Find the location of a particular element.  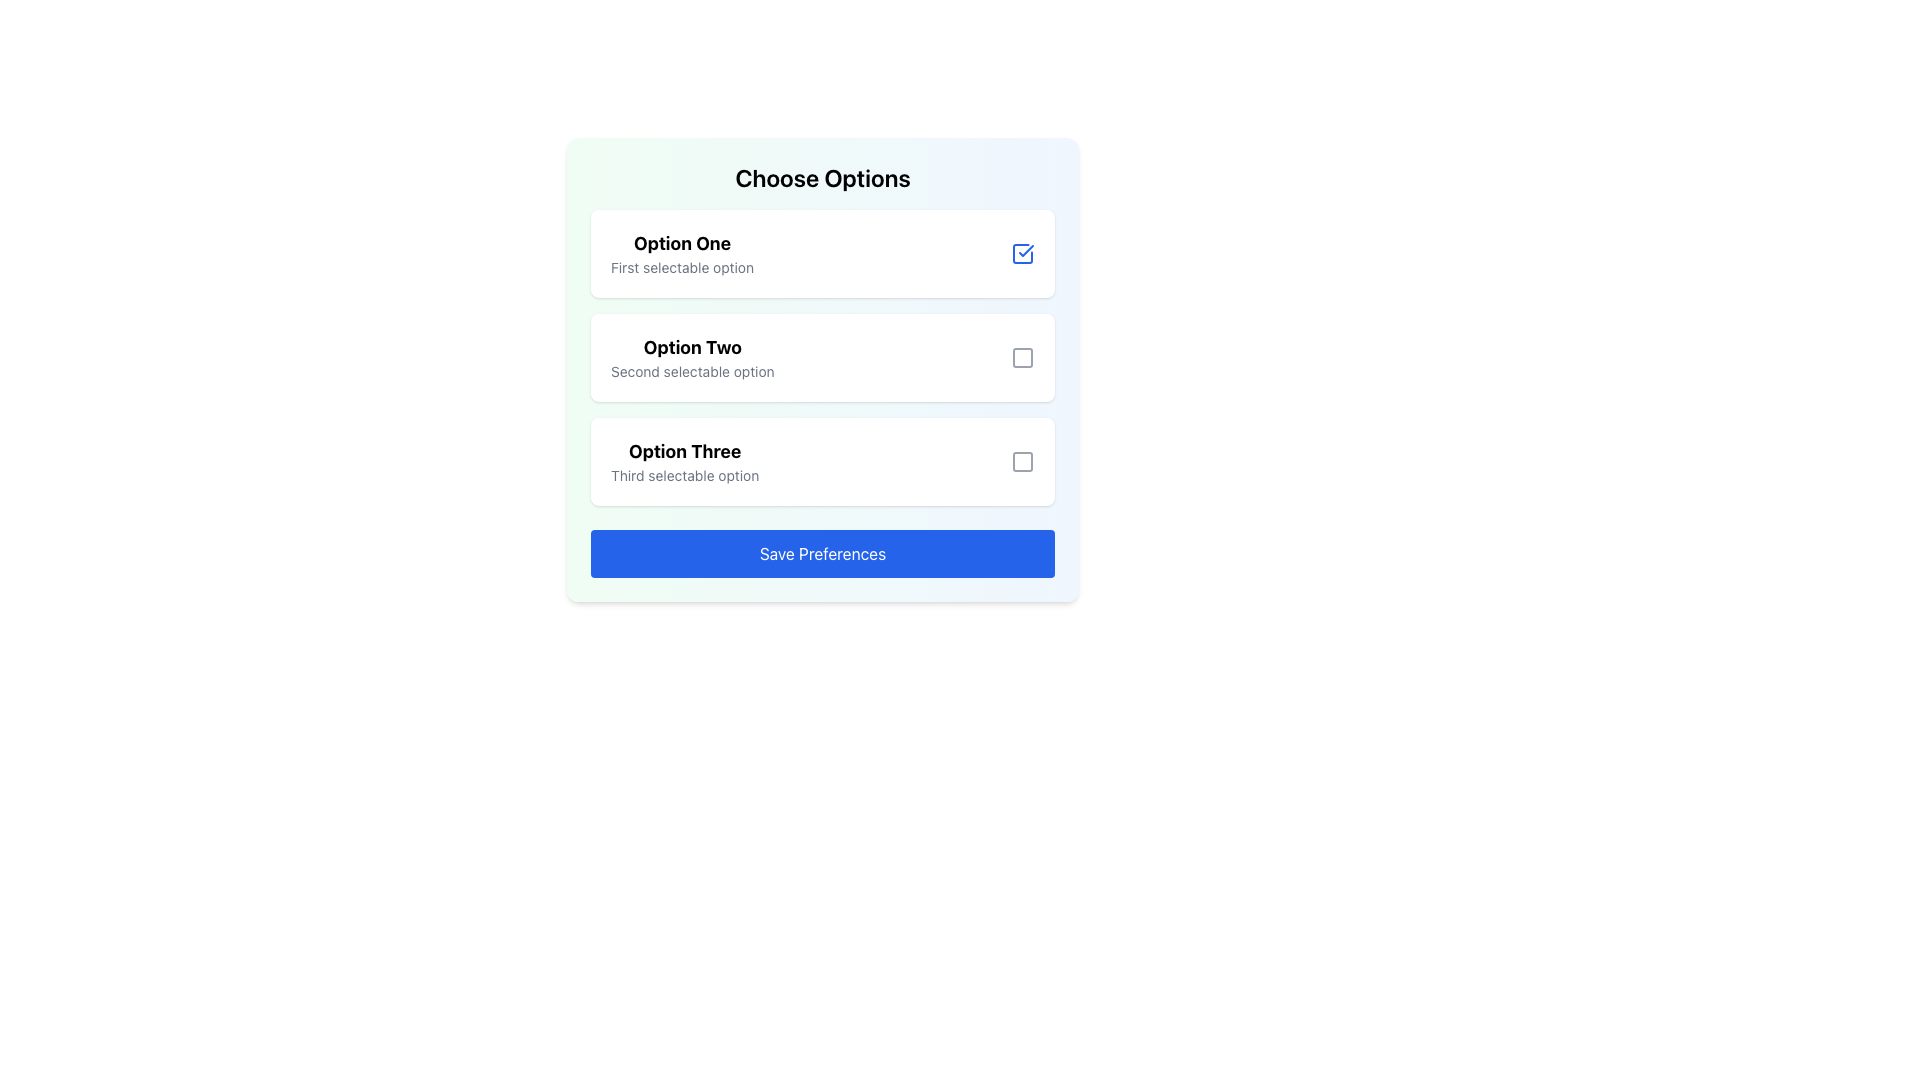

Text Label that describes the third option in the list under 'Choose Options', positioned between 'Option Two' and the 'Save Preferences' button is located at coordinates (685, 462).